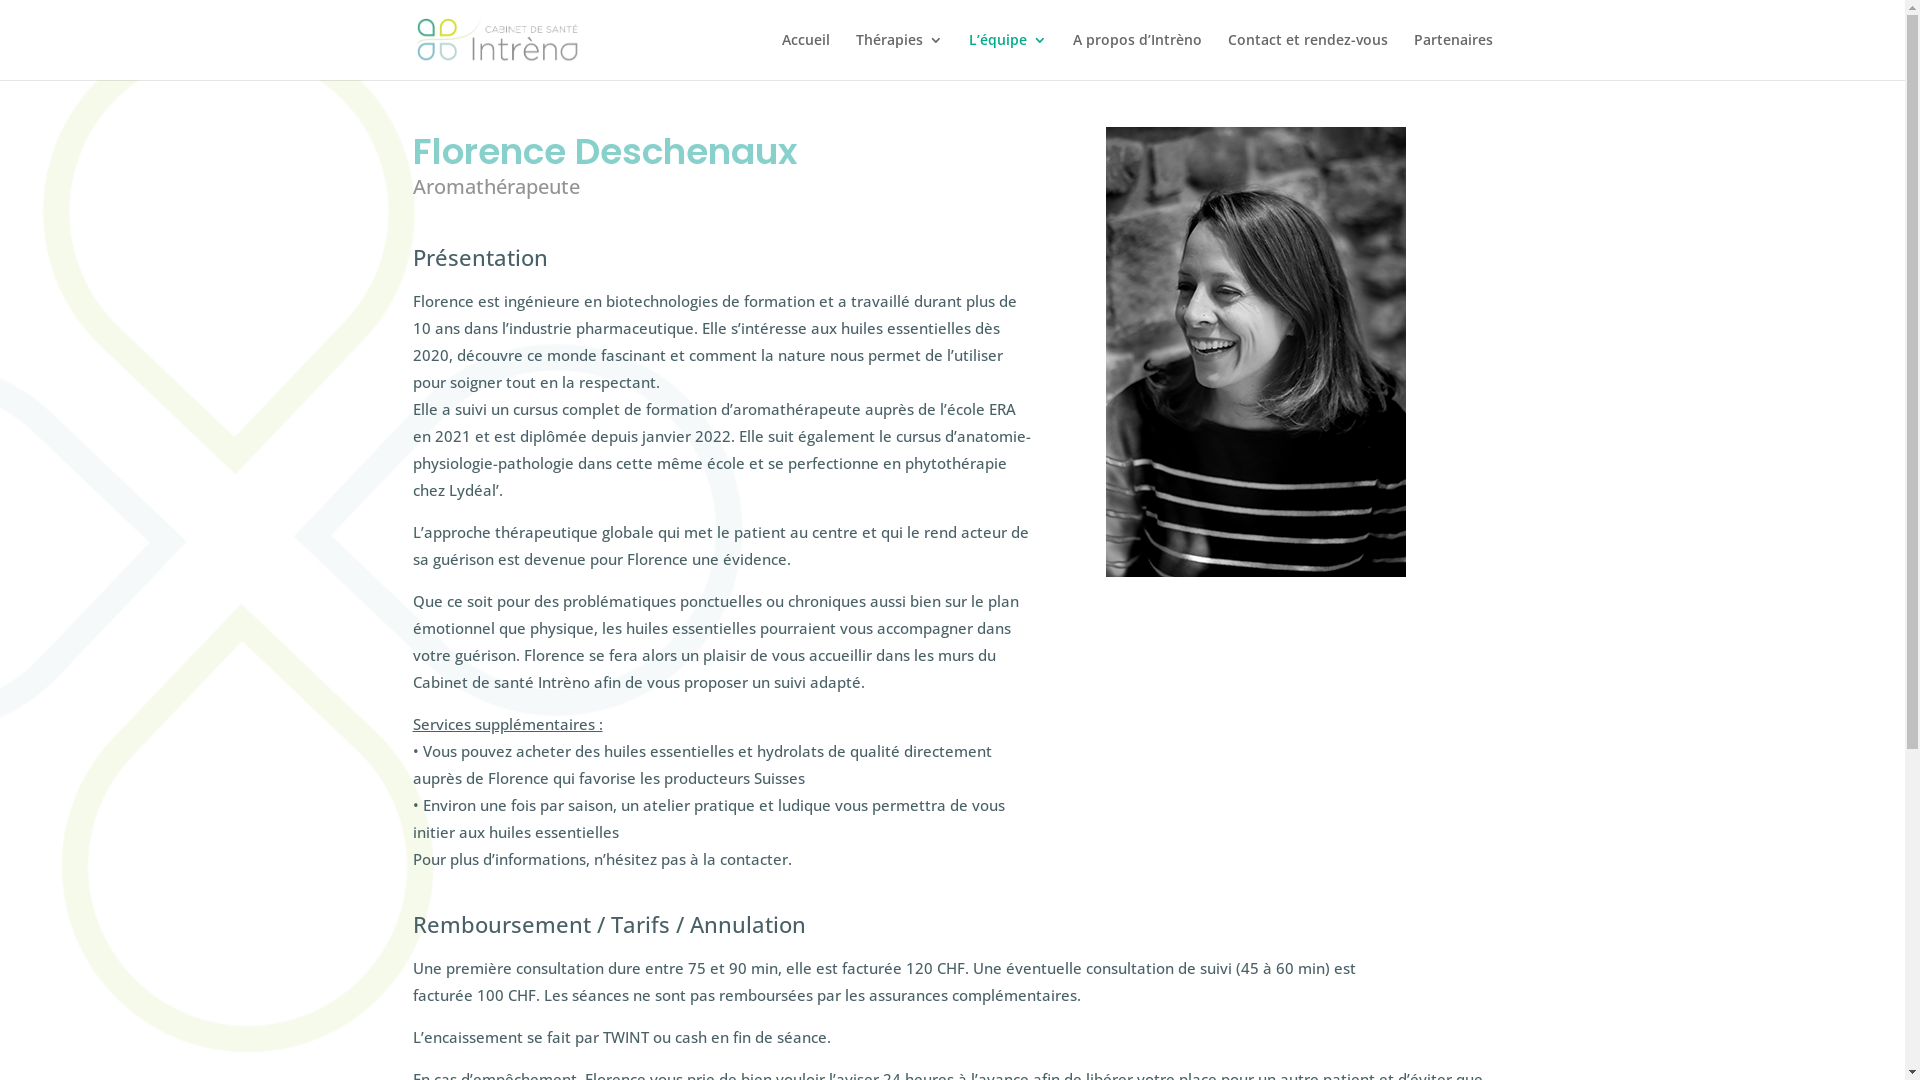  Describe the element at coordinates (1307, 55) in the screenshot. I see `'Contact et rendez-vous'` at that location.